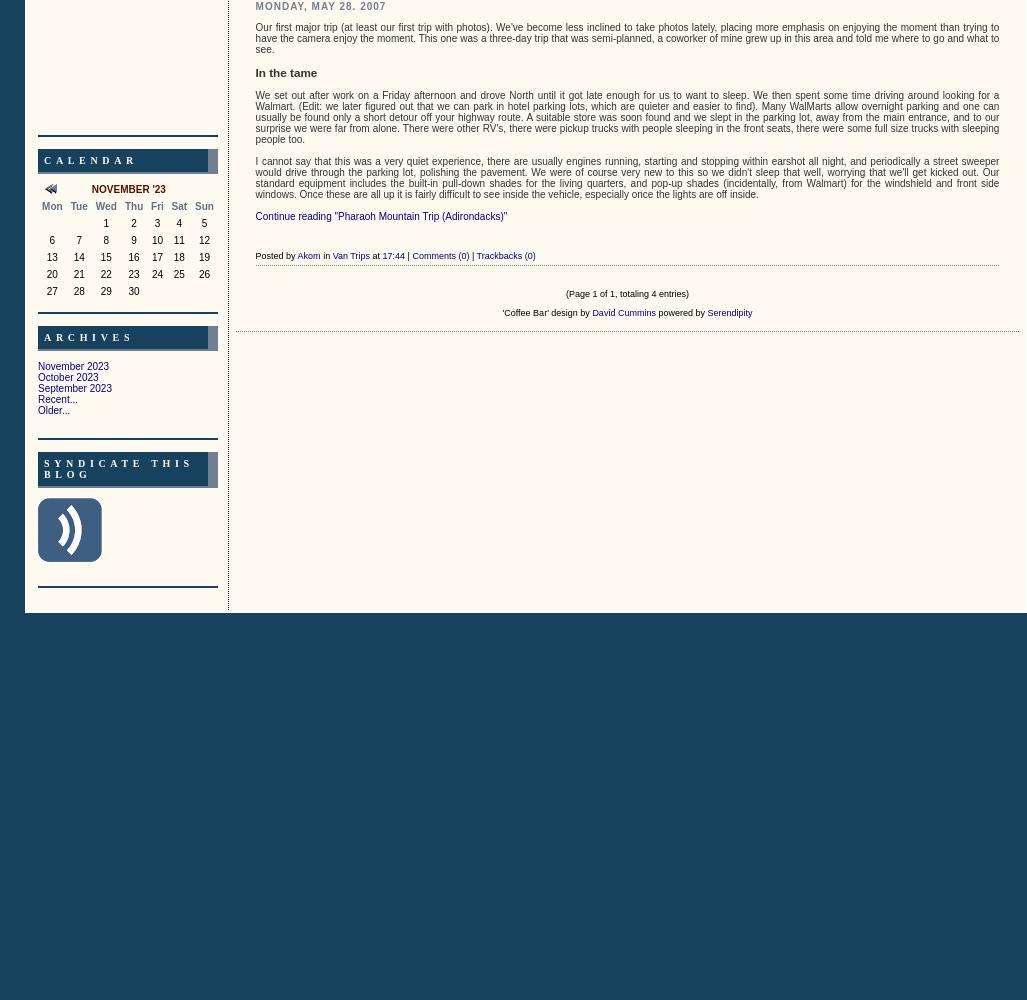  Describe the element at coordinates (104, 221) in the screenshot. I see `'1'` at that location.